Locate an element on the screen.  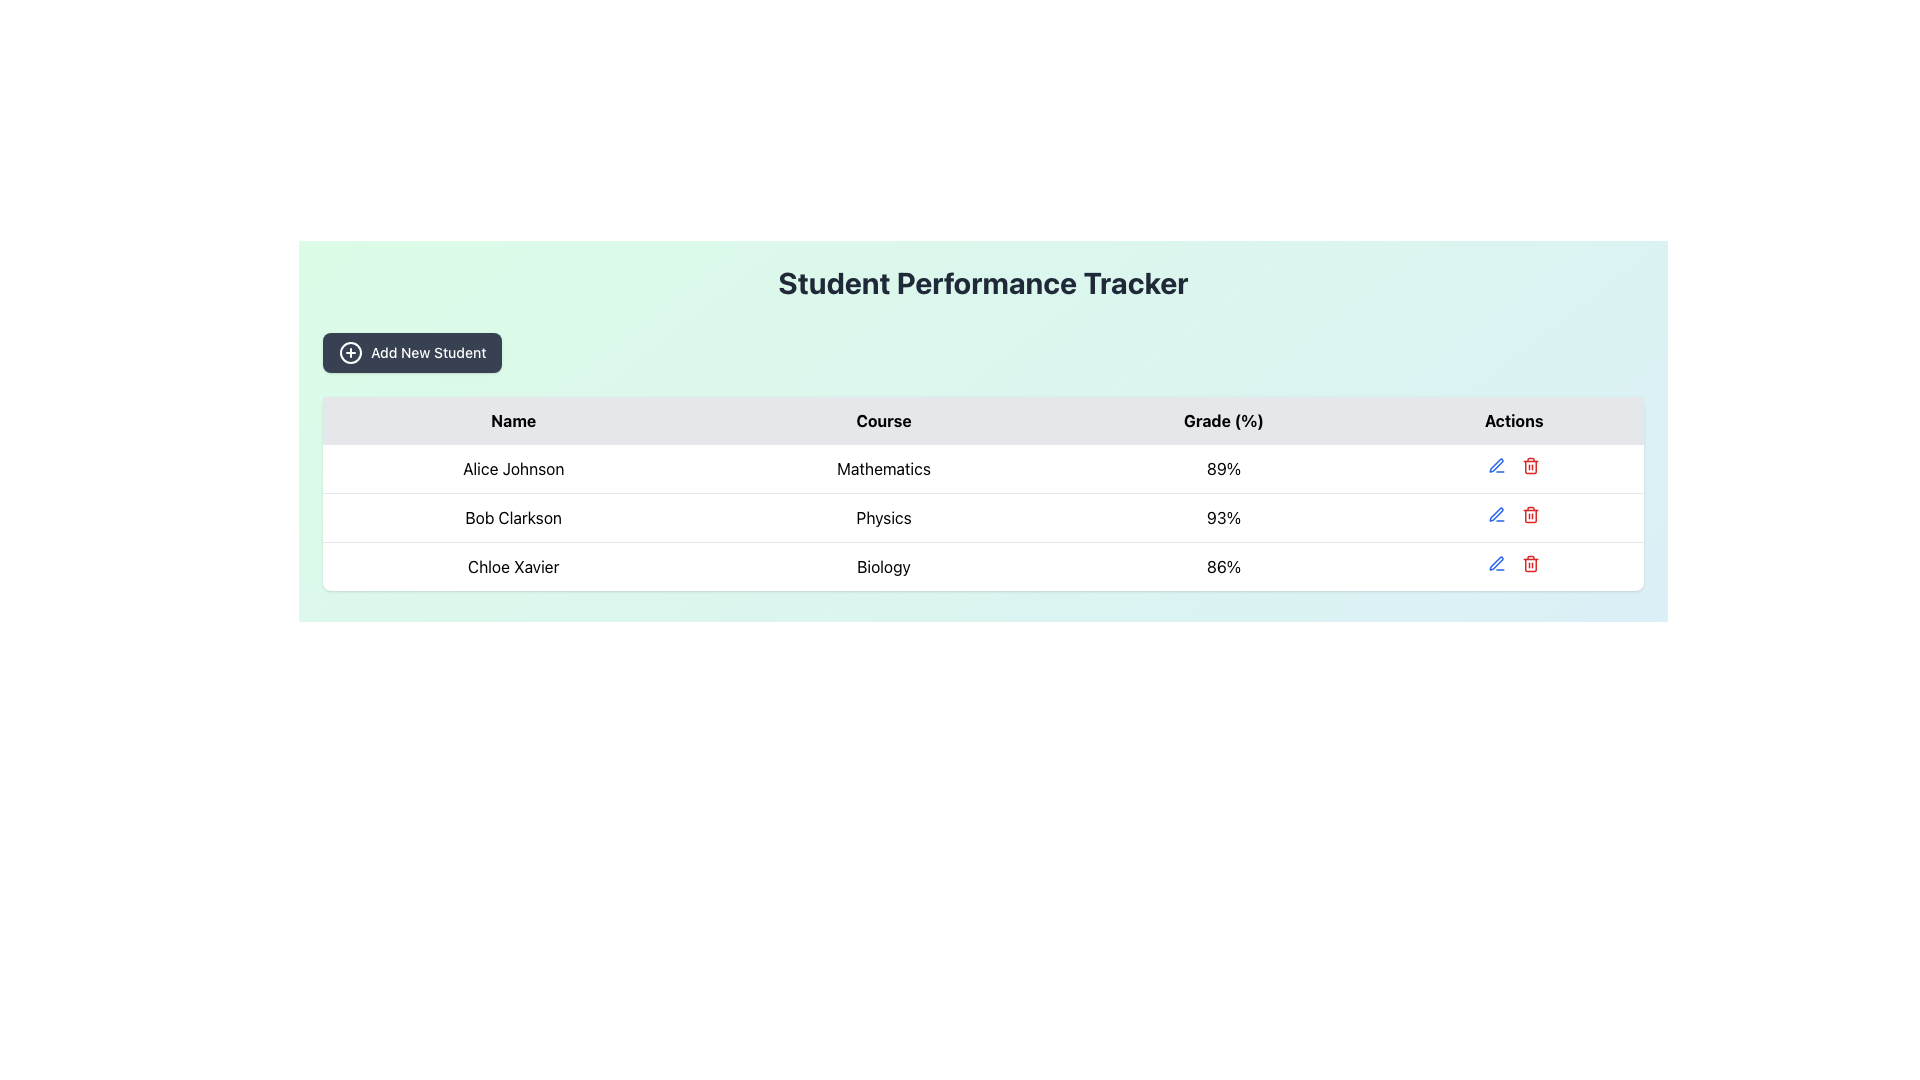
the first icon button in the 'Actions' column of the second row in the table is located at coordinates (1497, 514).